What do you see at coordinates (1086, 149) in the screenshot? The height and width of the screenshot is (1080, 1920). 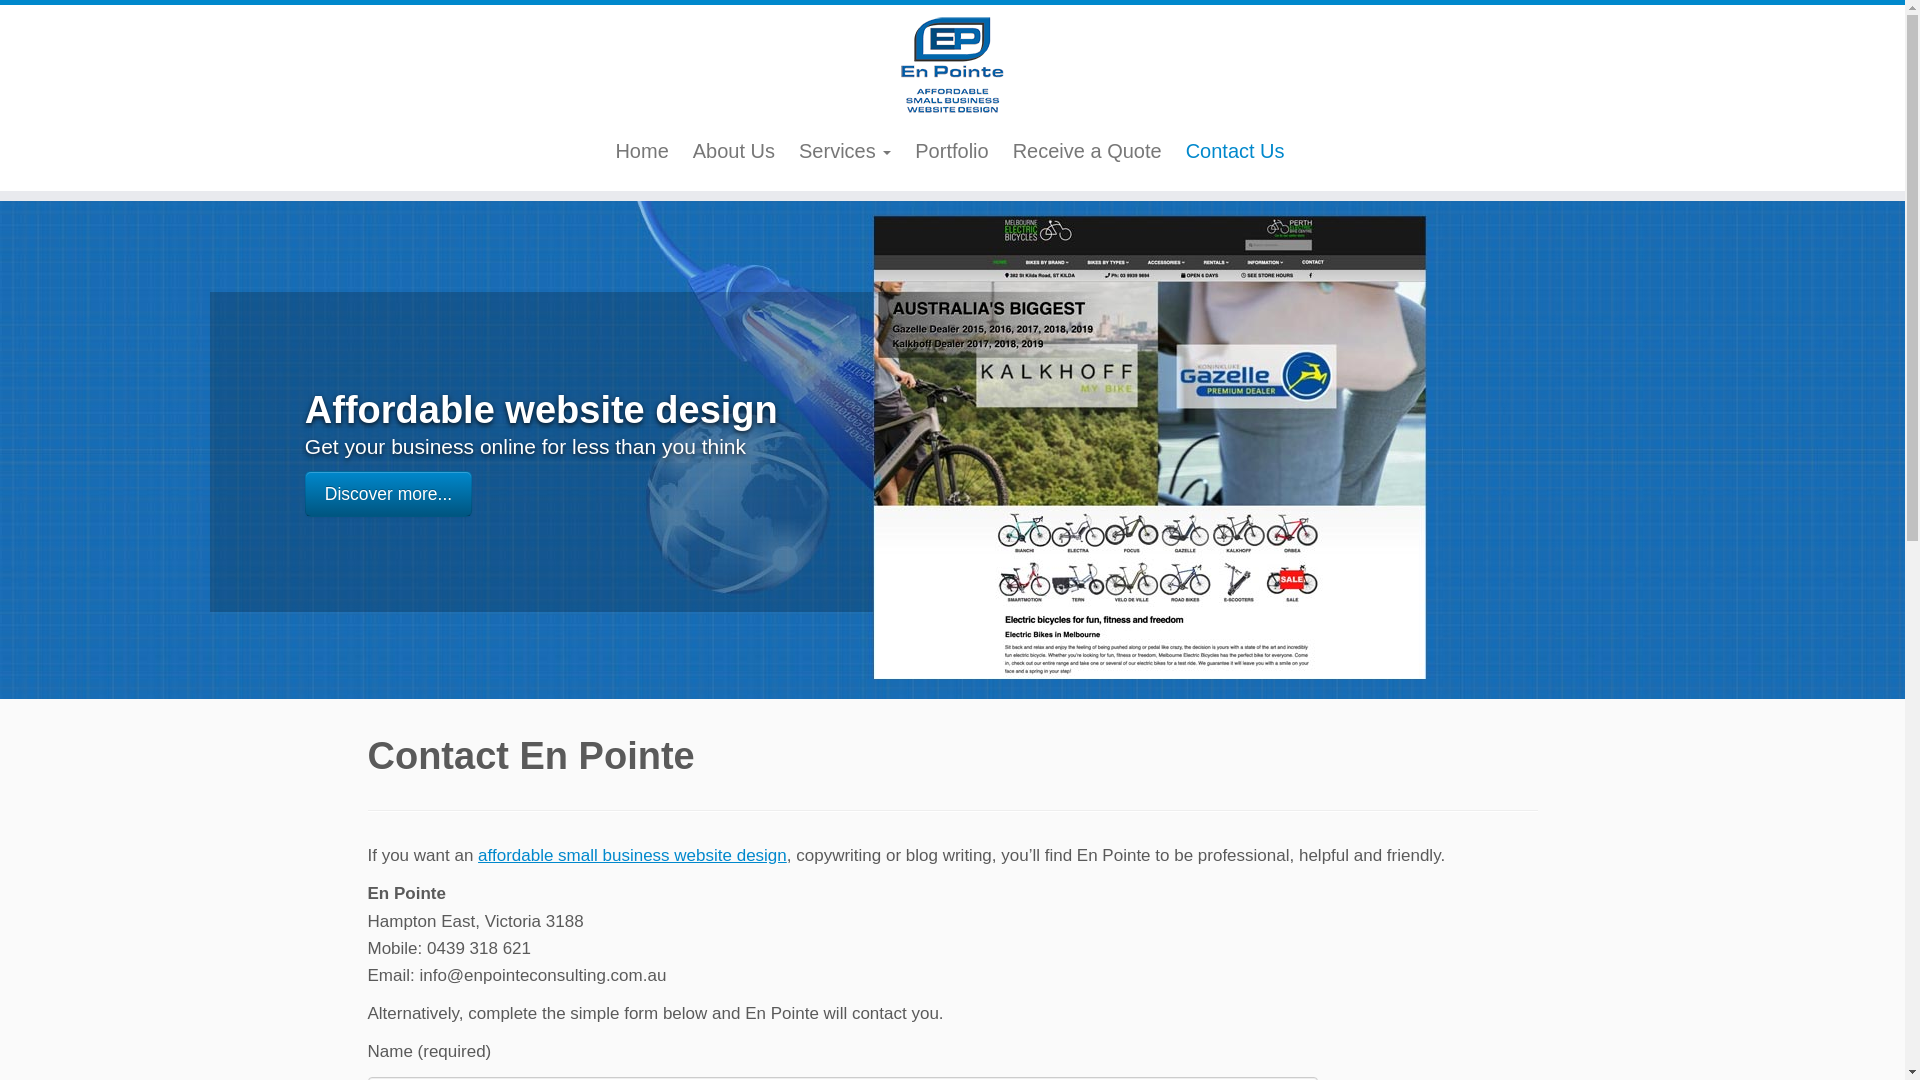 I see `'Receive a Quote'` at bounding box center [1086, 149].